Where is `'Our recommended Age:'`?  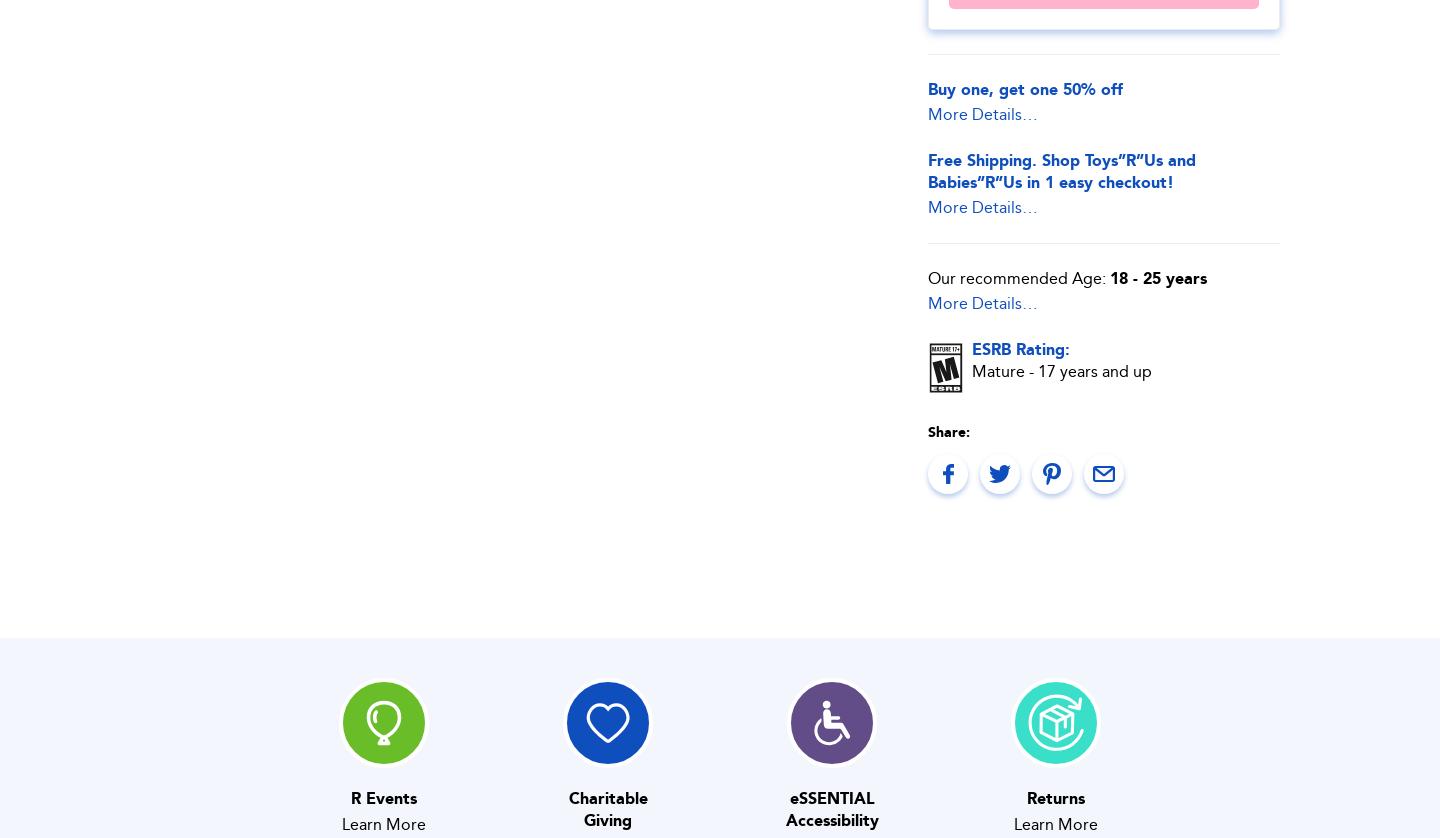
'Our recommended Age:' is located at coordinates (1017, 276).